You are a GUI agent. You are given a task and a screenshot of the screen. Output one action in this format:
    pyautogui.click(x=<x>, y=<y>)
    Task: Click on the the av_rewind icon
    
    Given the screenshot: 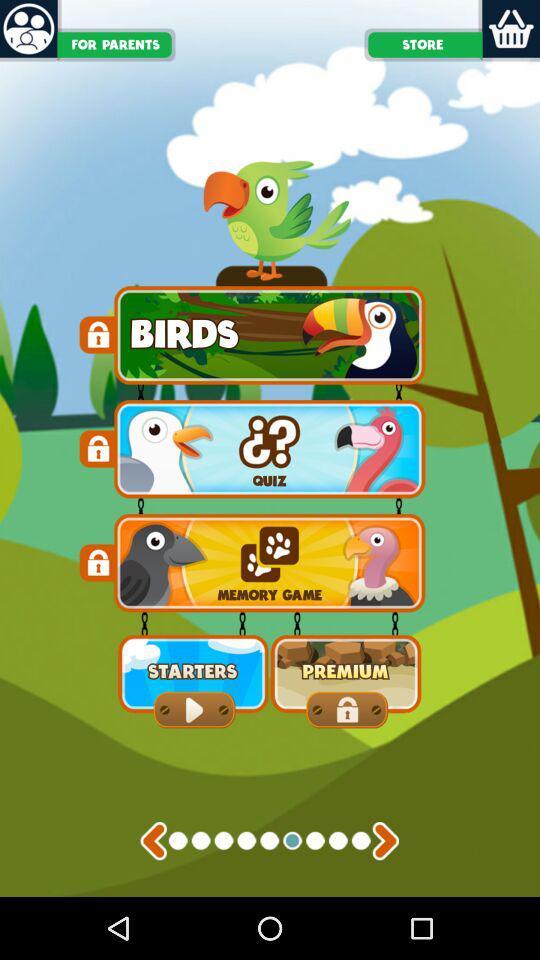 What is the action you would take?
    pyautogui.click(x=152, y=899)
    